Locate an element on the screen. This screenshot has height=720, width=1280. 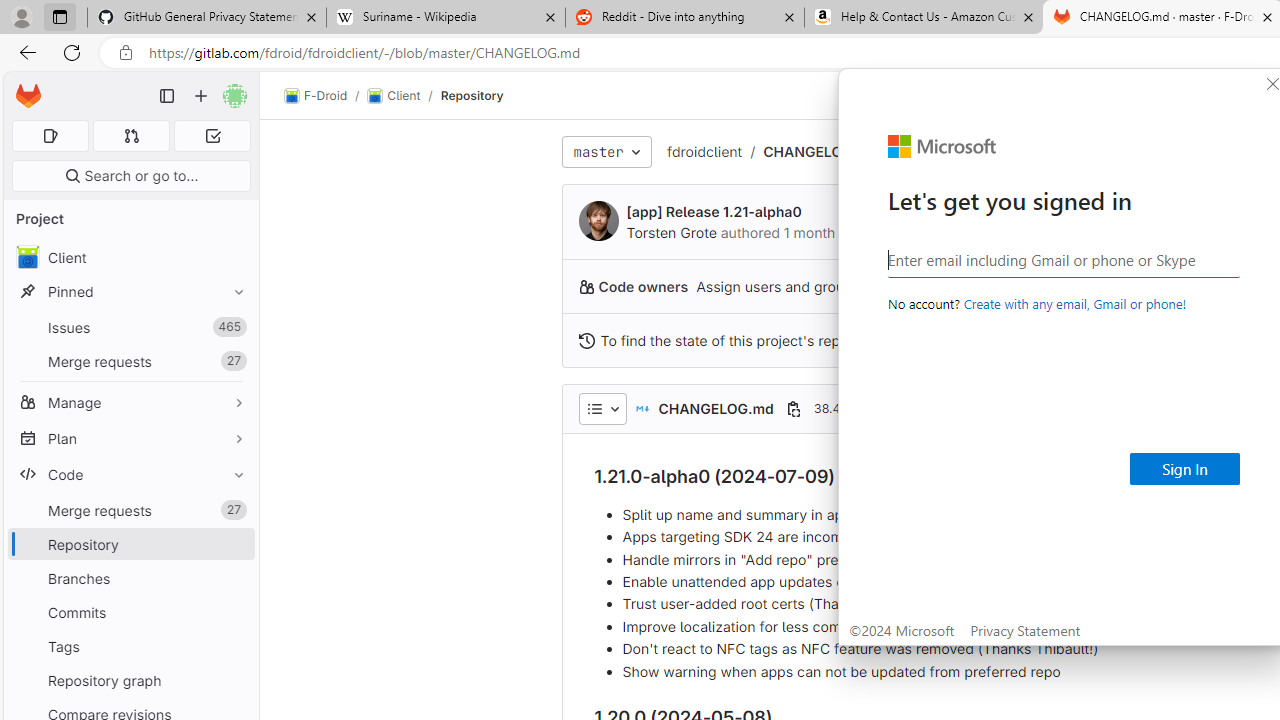
'GitHub General Privacy Statement - GitHub Docs' is located at coordinates (207, 17).